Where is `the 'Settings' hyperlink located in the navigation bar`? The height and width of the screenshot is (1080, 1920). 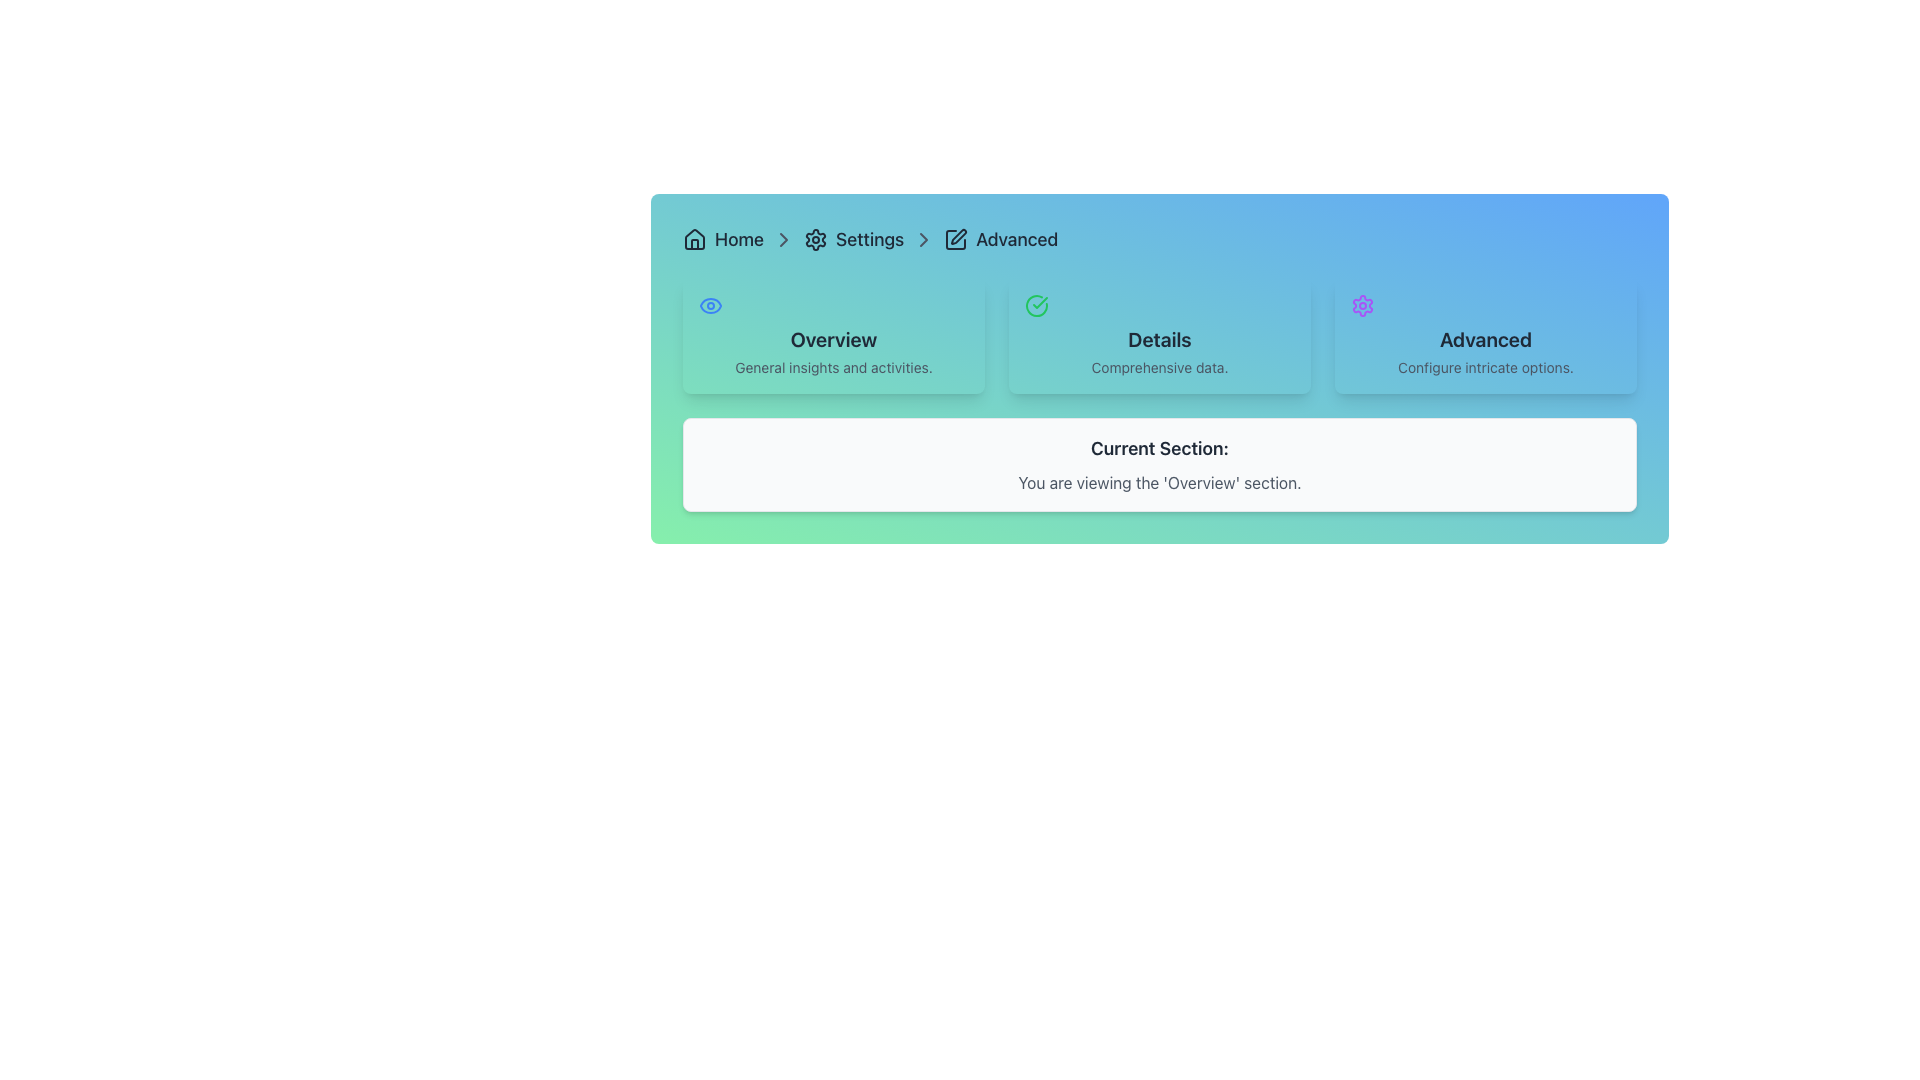 the 'Settings' hyperlink located in the navigation bar is located at coordinates (870, 238).